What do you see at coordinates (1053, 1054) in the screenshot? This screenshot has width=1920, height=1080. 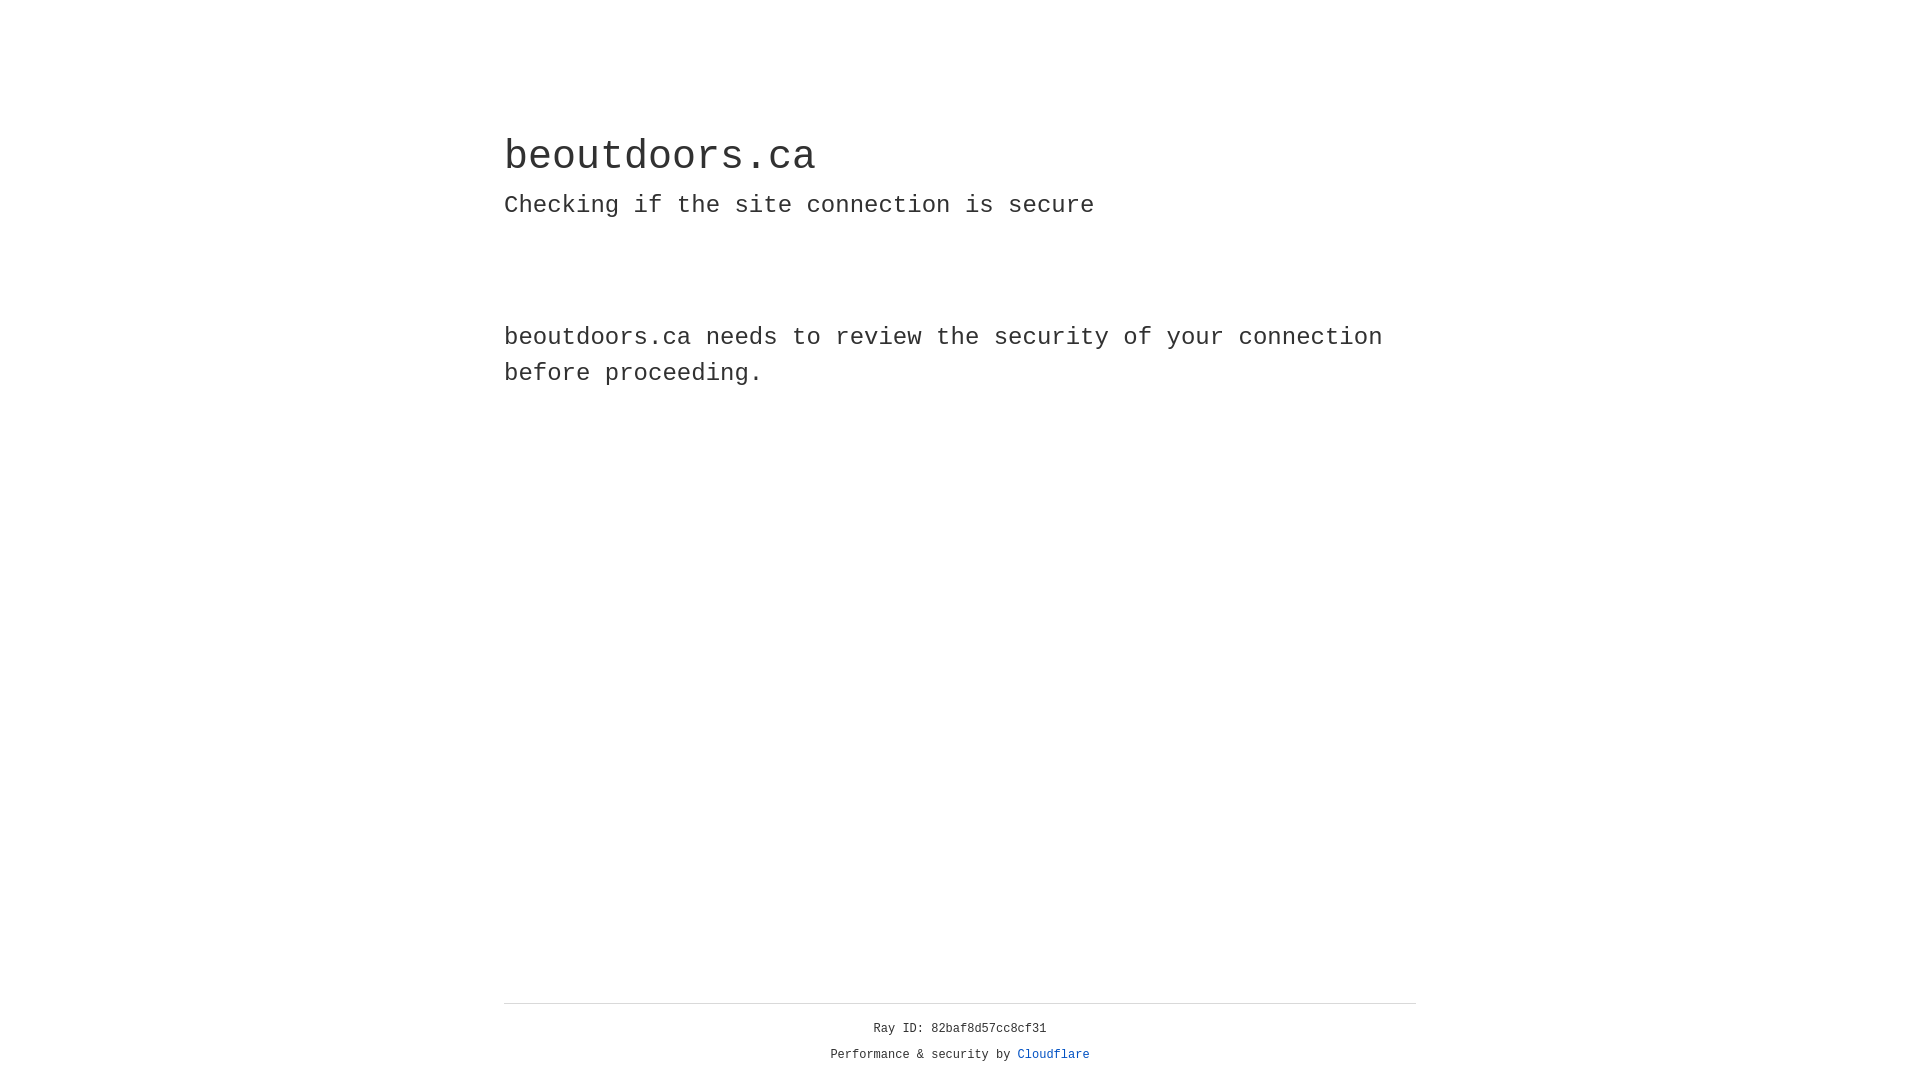 I see `'Cloudflare'` at bounding box center [1053, 1054].